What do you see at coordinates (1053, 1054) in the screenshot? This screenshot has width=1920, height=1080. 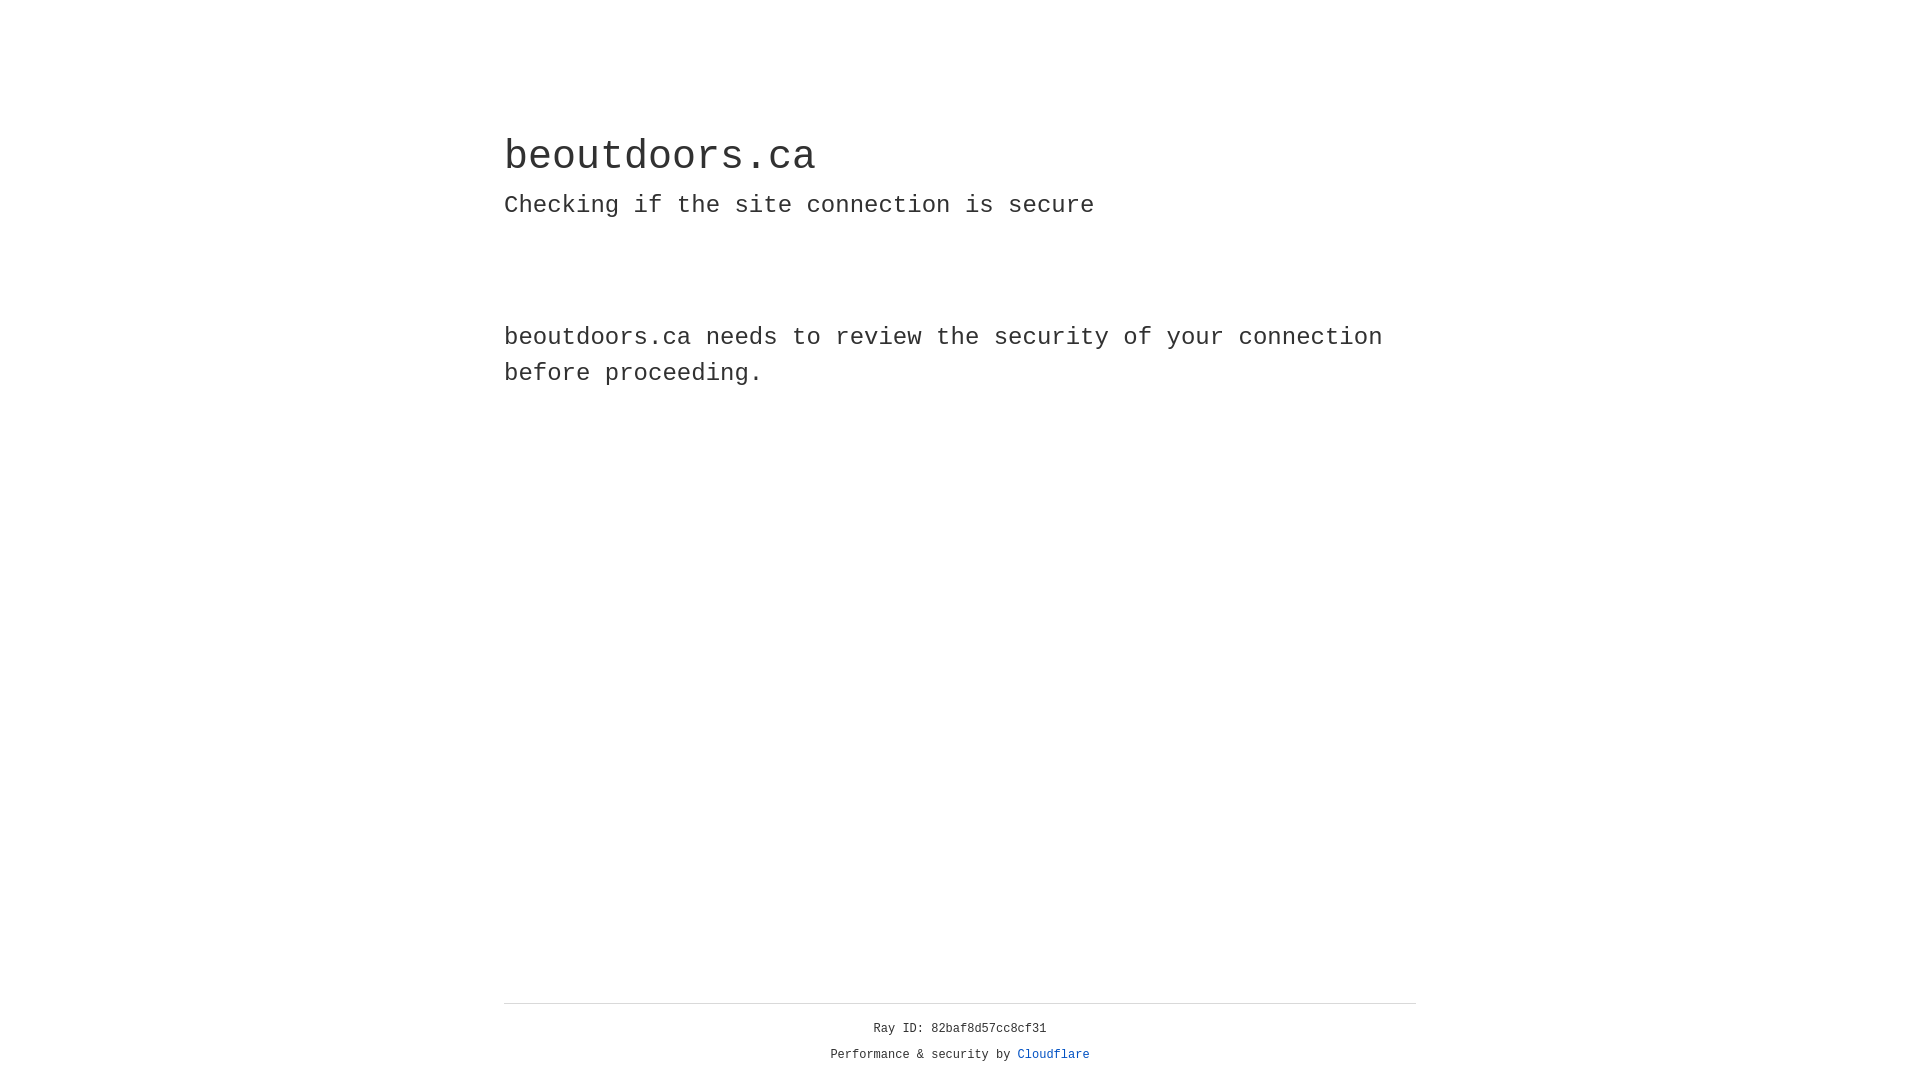 I see `'Cloudflare'` at bounding box center [1053, 1054].